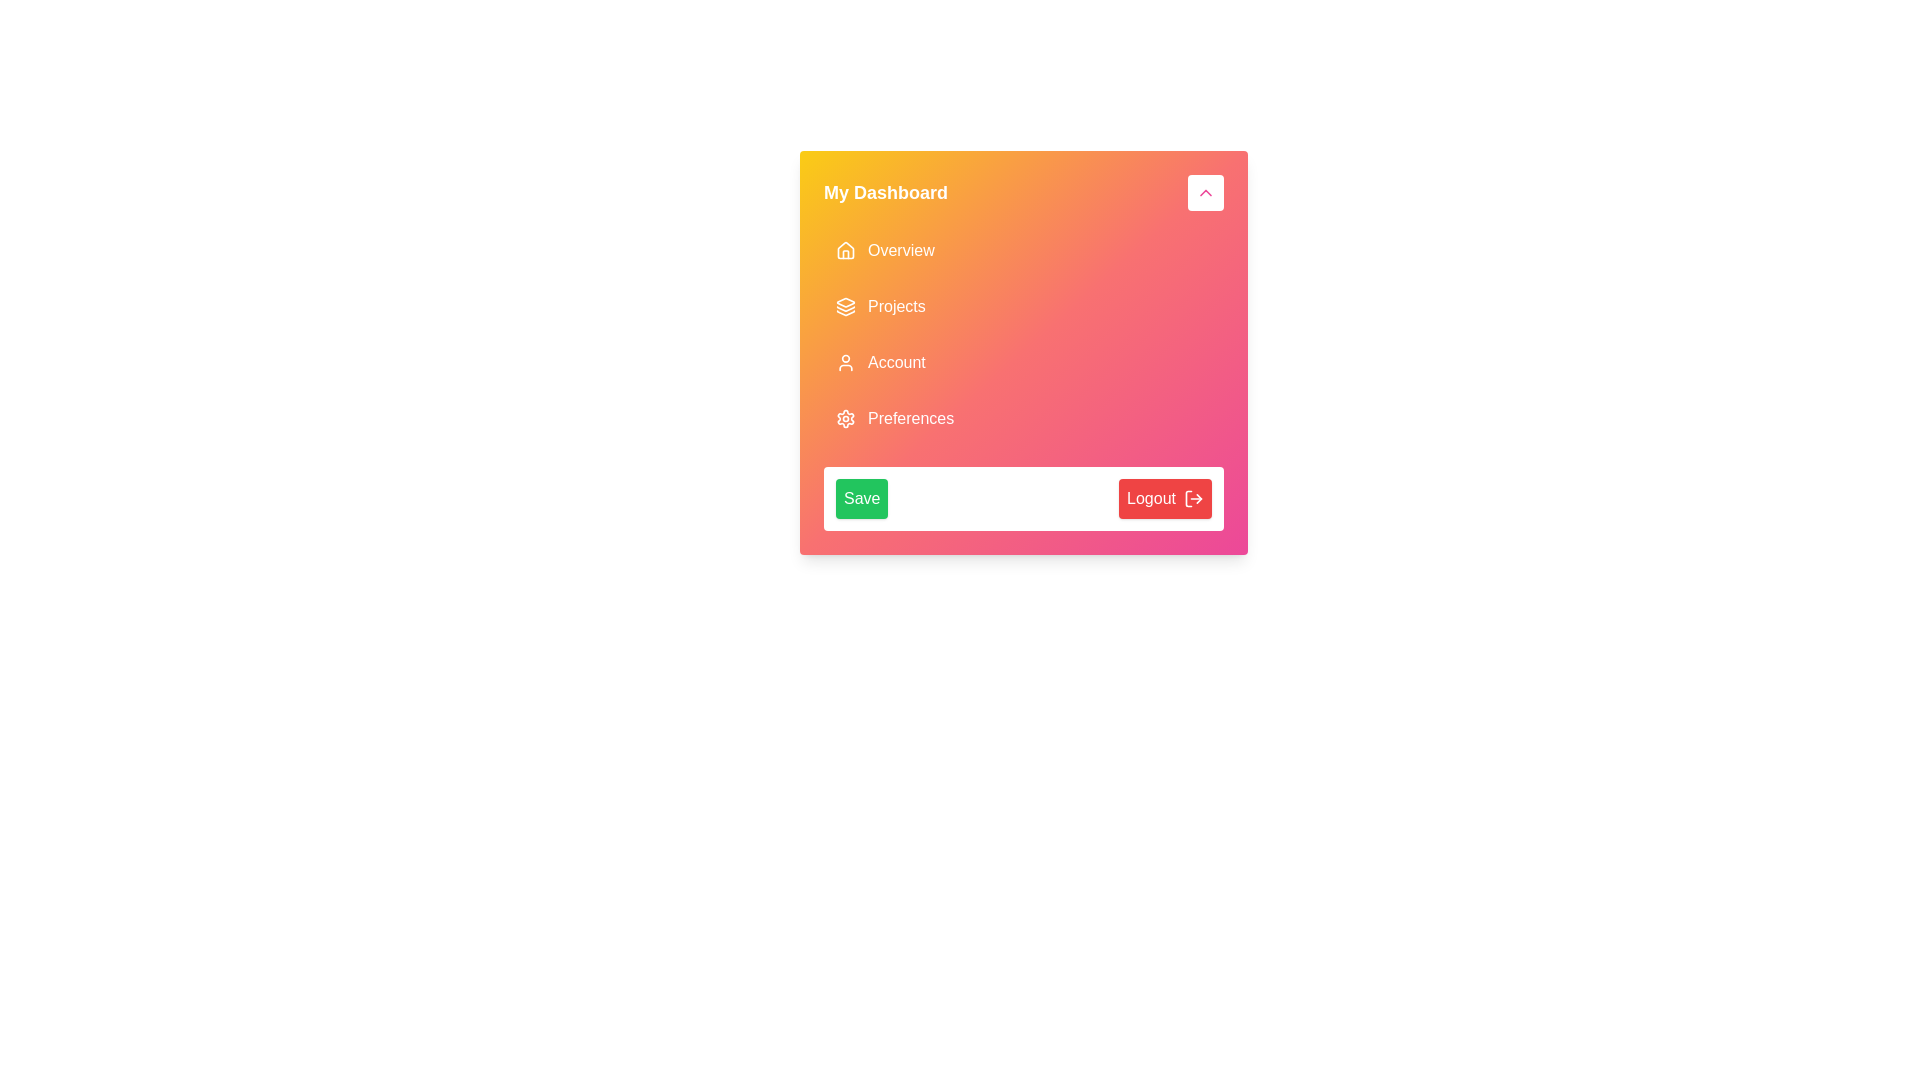 This screenshot has width=1920, height=1080. Describe the element at coordinates (845, 418) in the screenshot. I see `the circular gear-like icon located on the right-hand side of the title 'My Dashboard'` at that location.